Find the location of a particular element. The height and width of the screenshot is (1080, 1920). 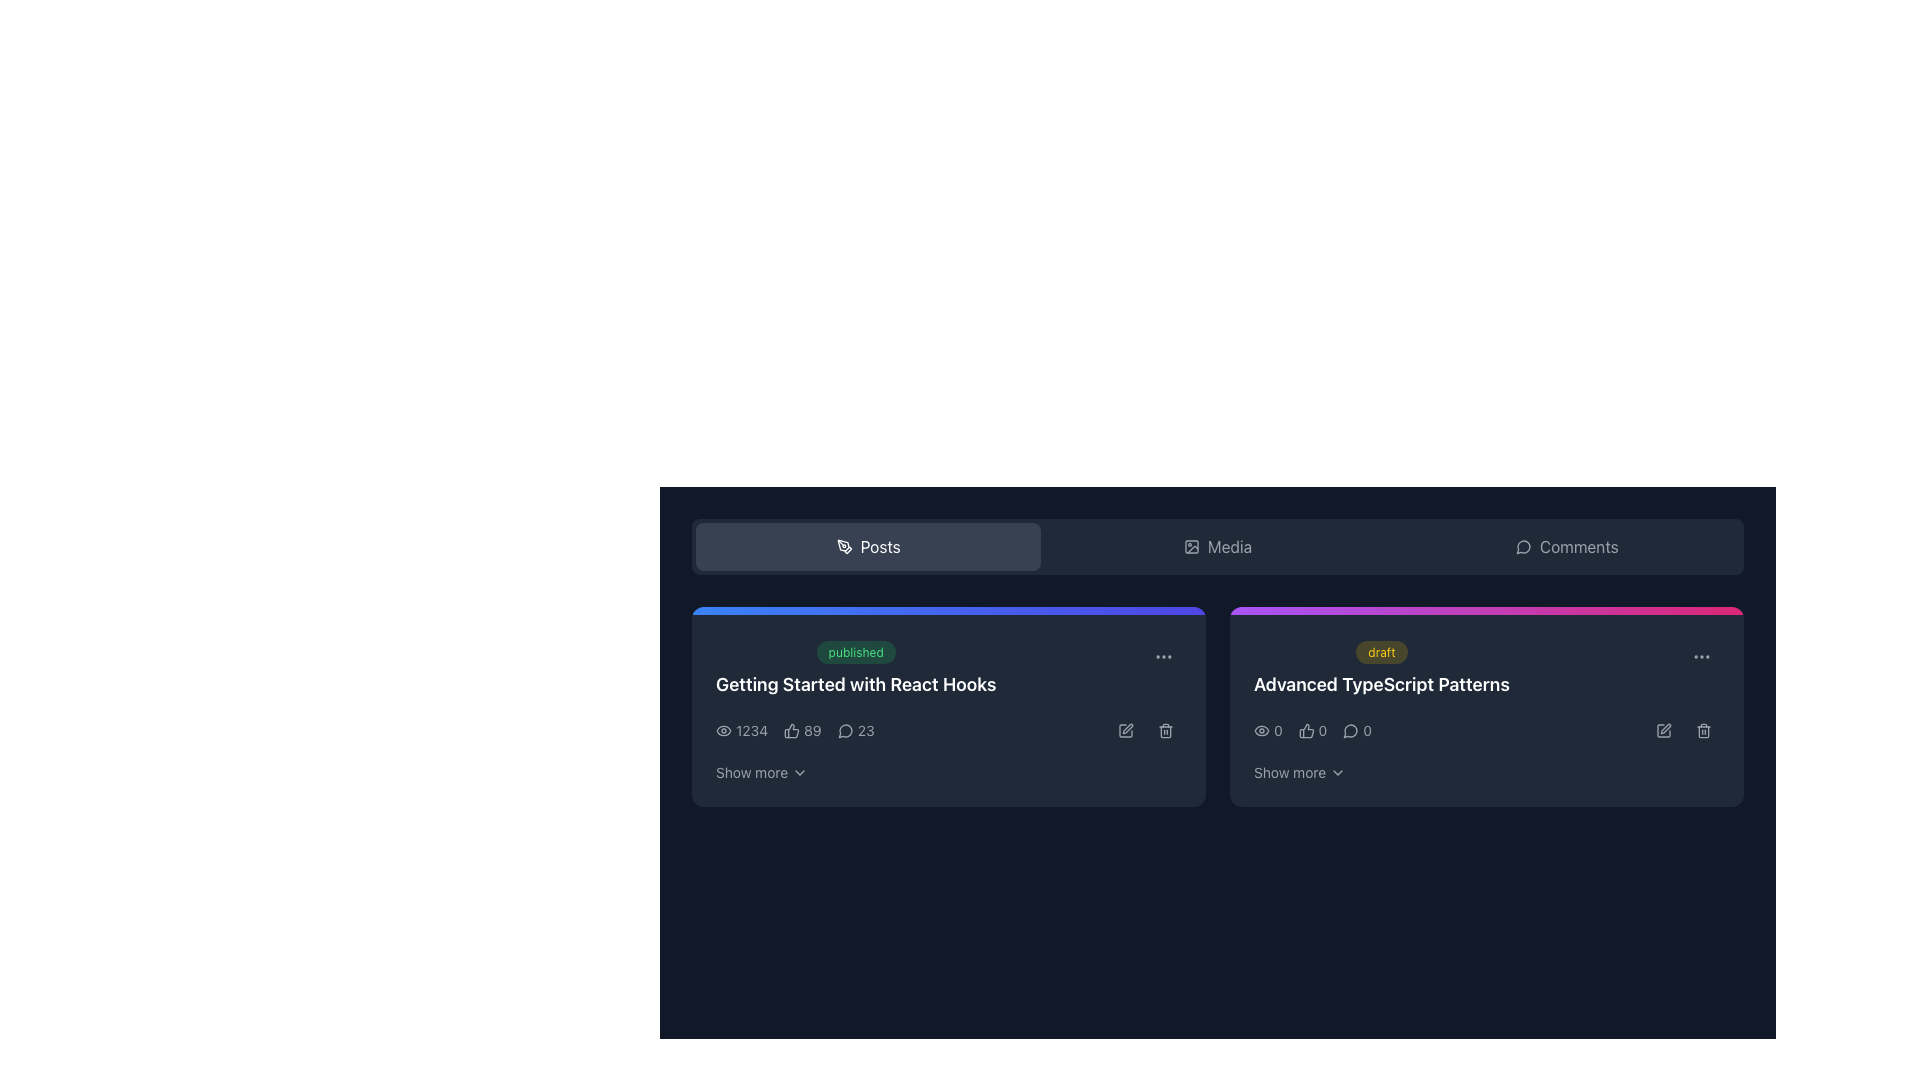

the edit icon button located in the lower-right corner of the card for the post titled 'Advanced TypeScript Patterns' to initiate an editing action is located at coordinates (1664, 731).